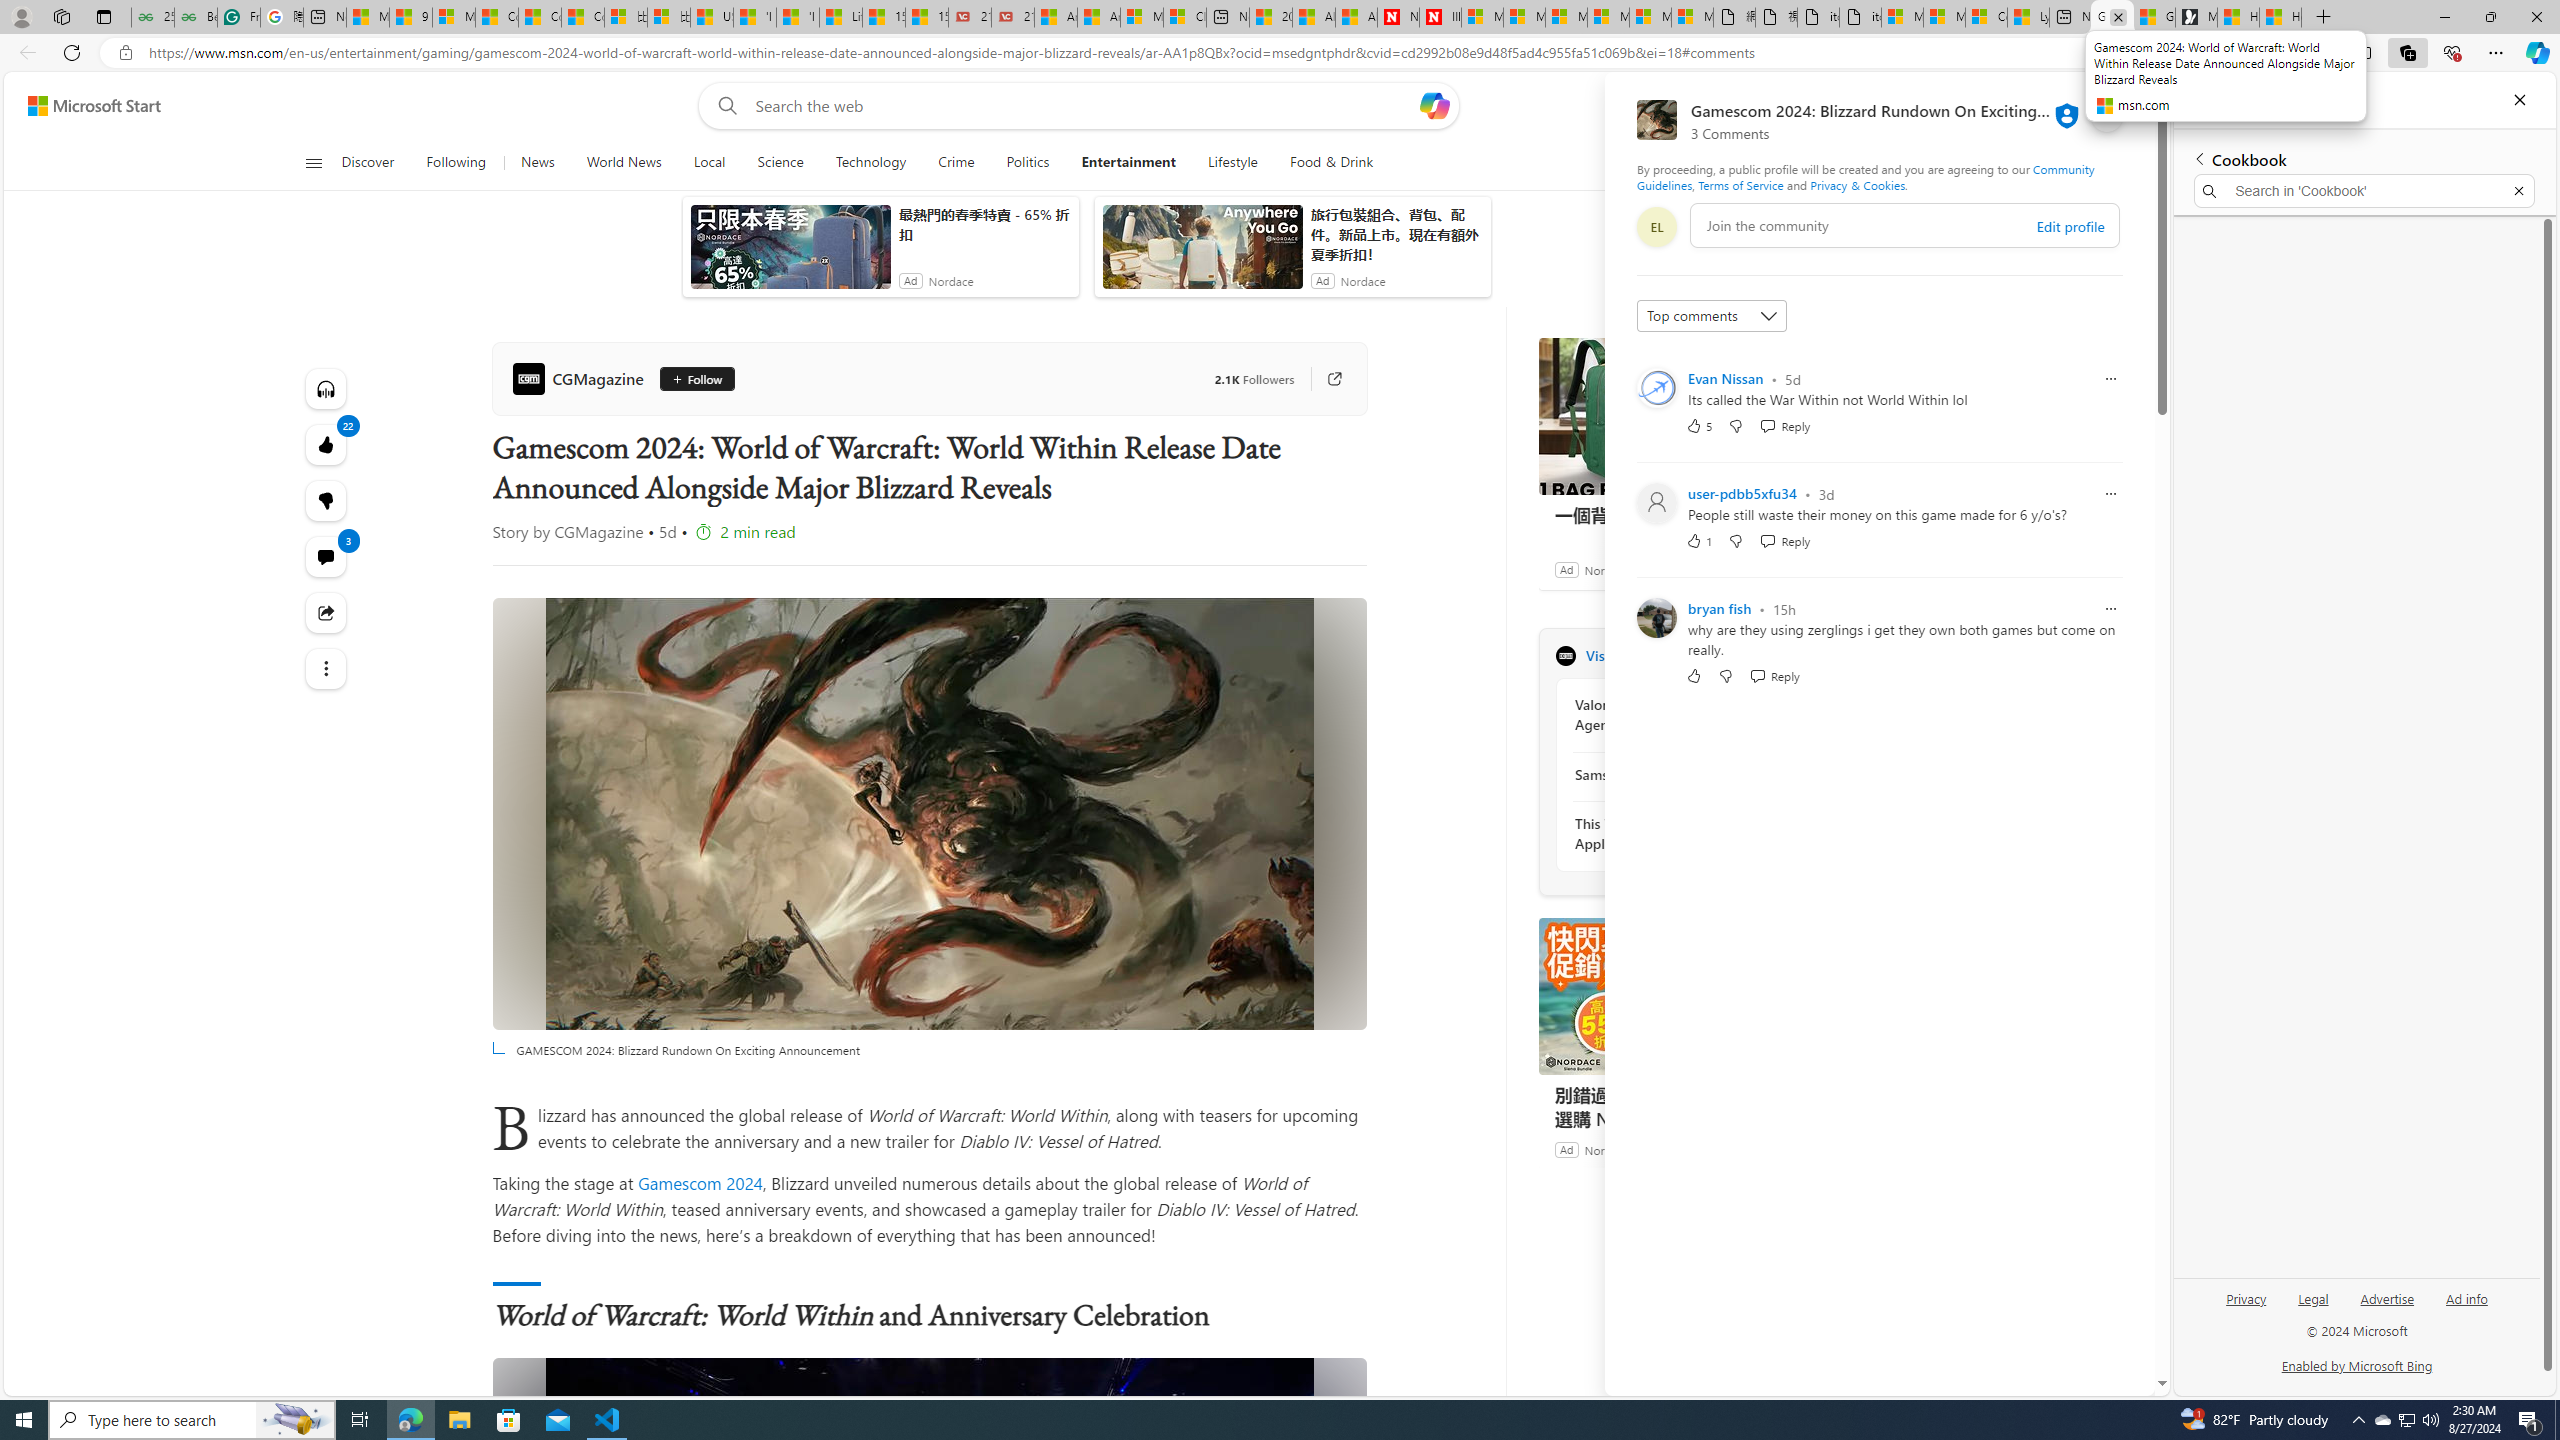  I want to click on 'Reply Reply Comment', so click(1773, 675).